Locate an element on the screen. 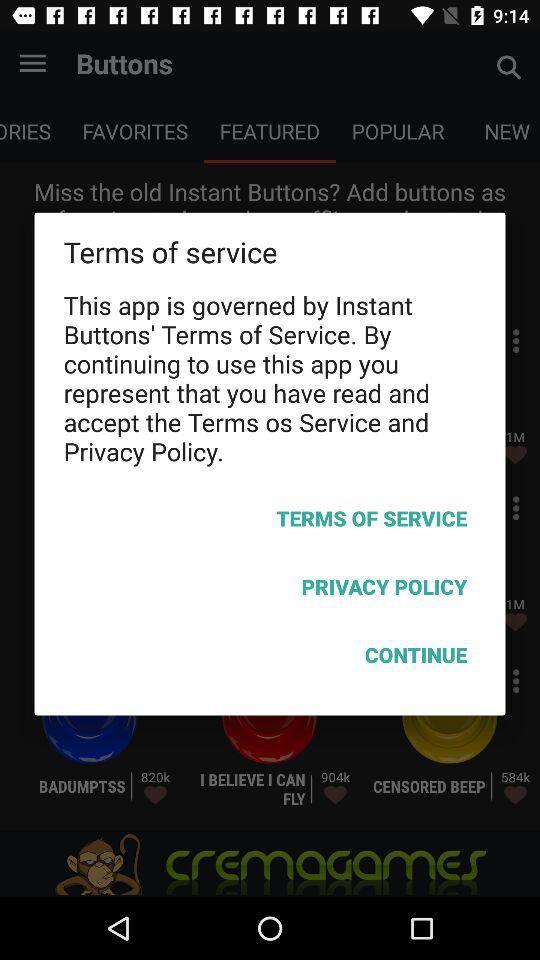  continue at the bottom is located at coordinates (270, 657).